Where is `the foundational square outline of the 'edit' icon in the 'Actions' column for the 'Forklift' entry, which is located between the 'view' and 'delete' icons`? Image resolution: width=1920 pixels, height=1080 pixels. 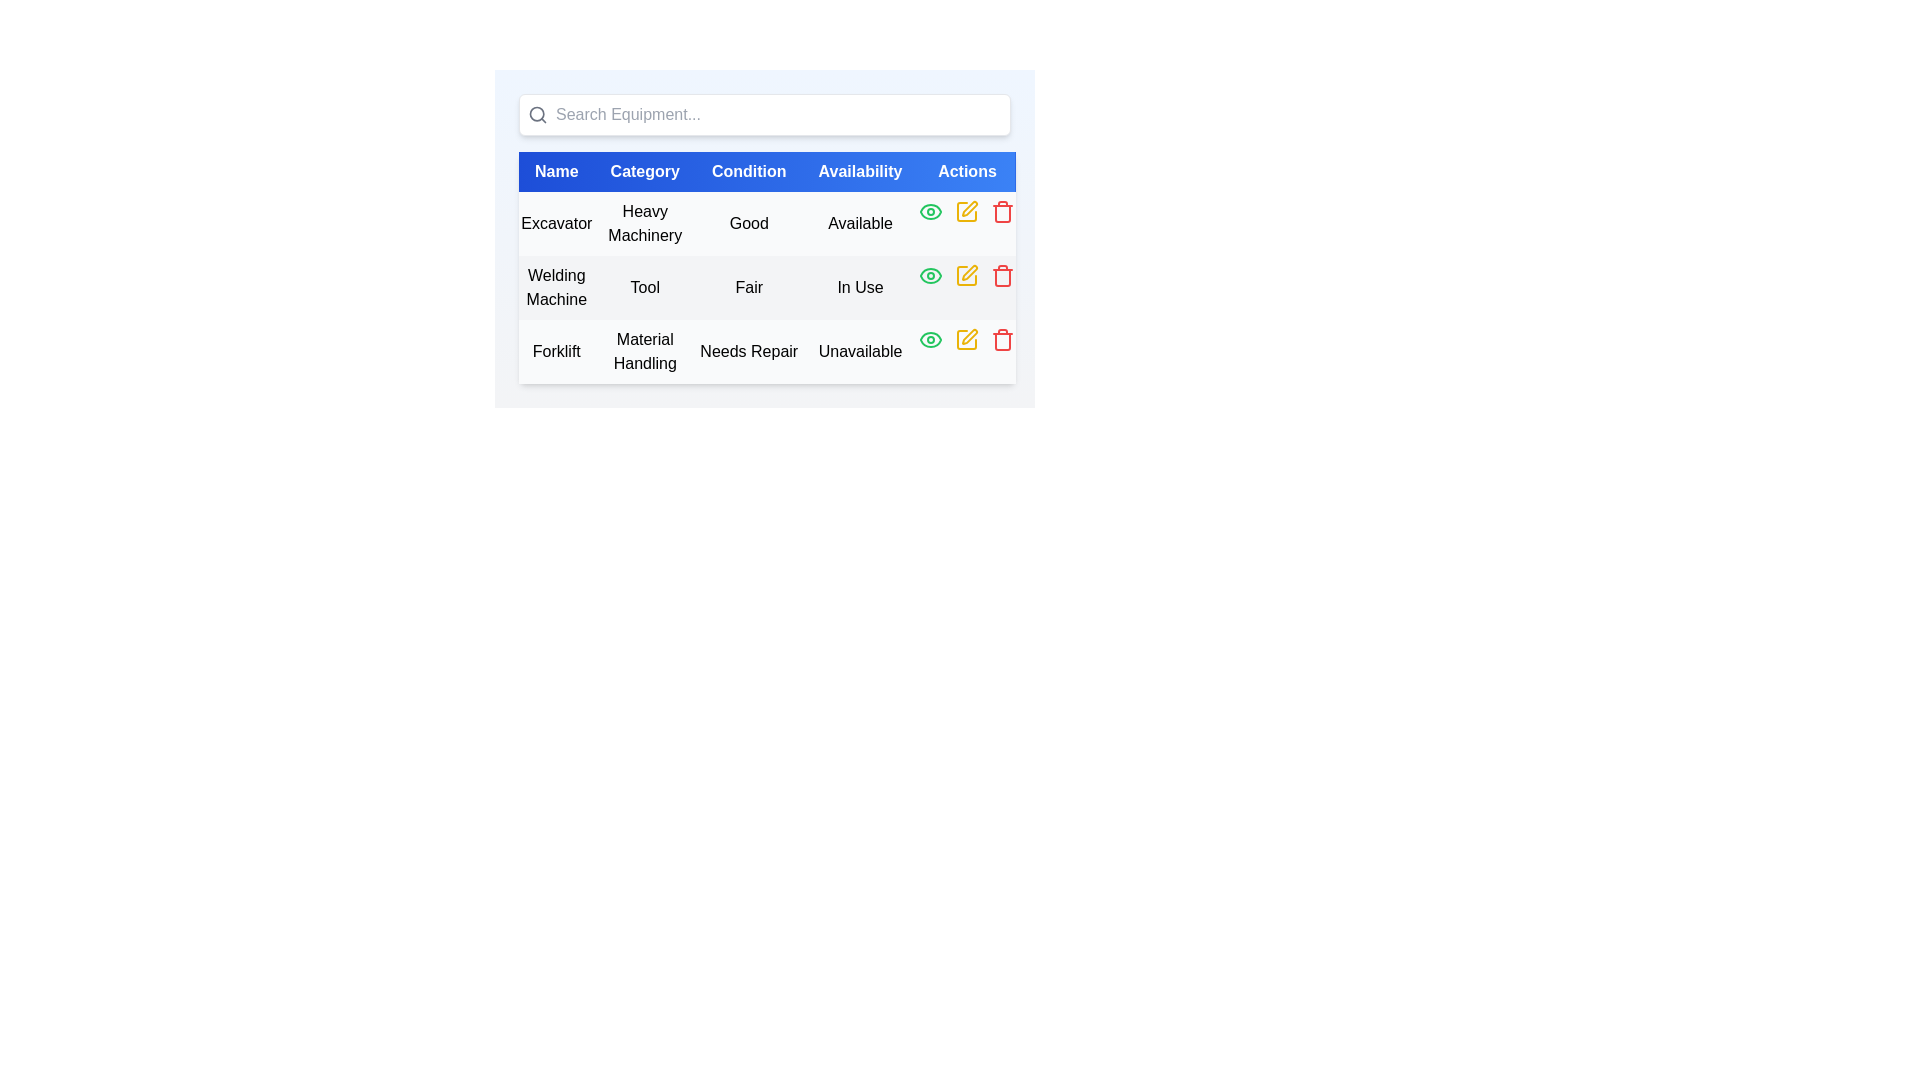
the foundational square outline of the 'edit' icon in the 'Actions' column for the 'Forklift' entry, which is located between the 'view' and 'delete' icons is located at coordinates (967, 338).